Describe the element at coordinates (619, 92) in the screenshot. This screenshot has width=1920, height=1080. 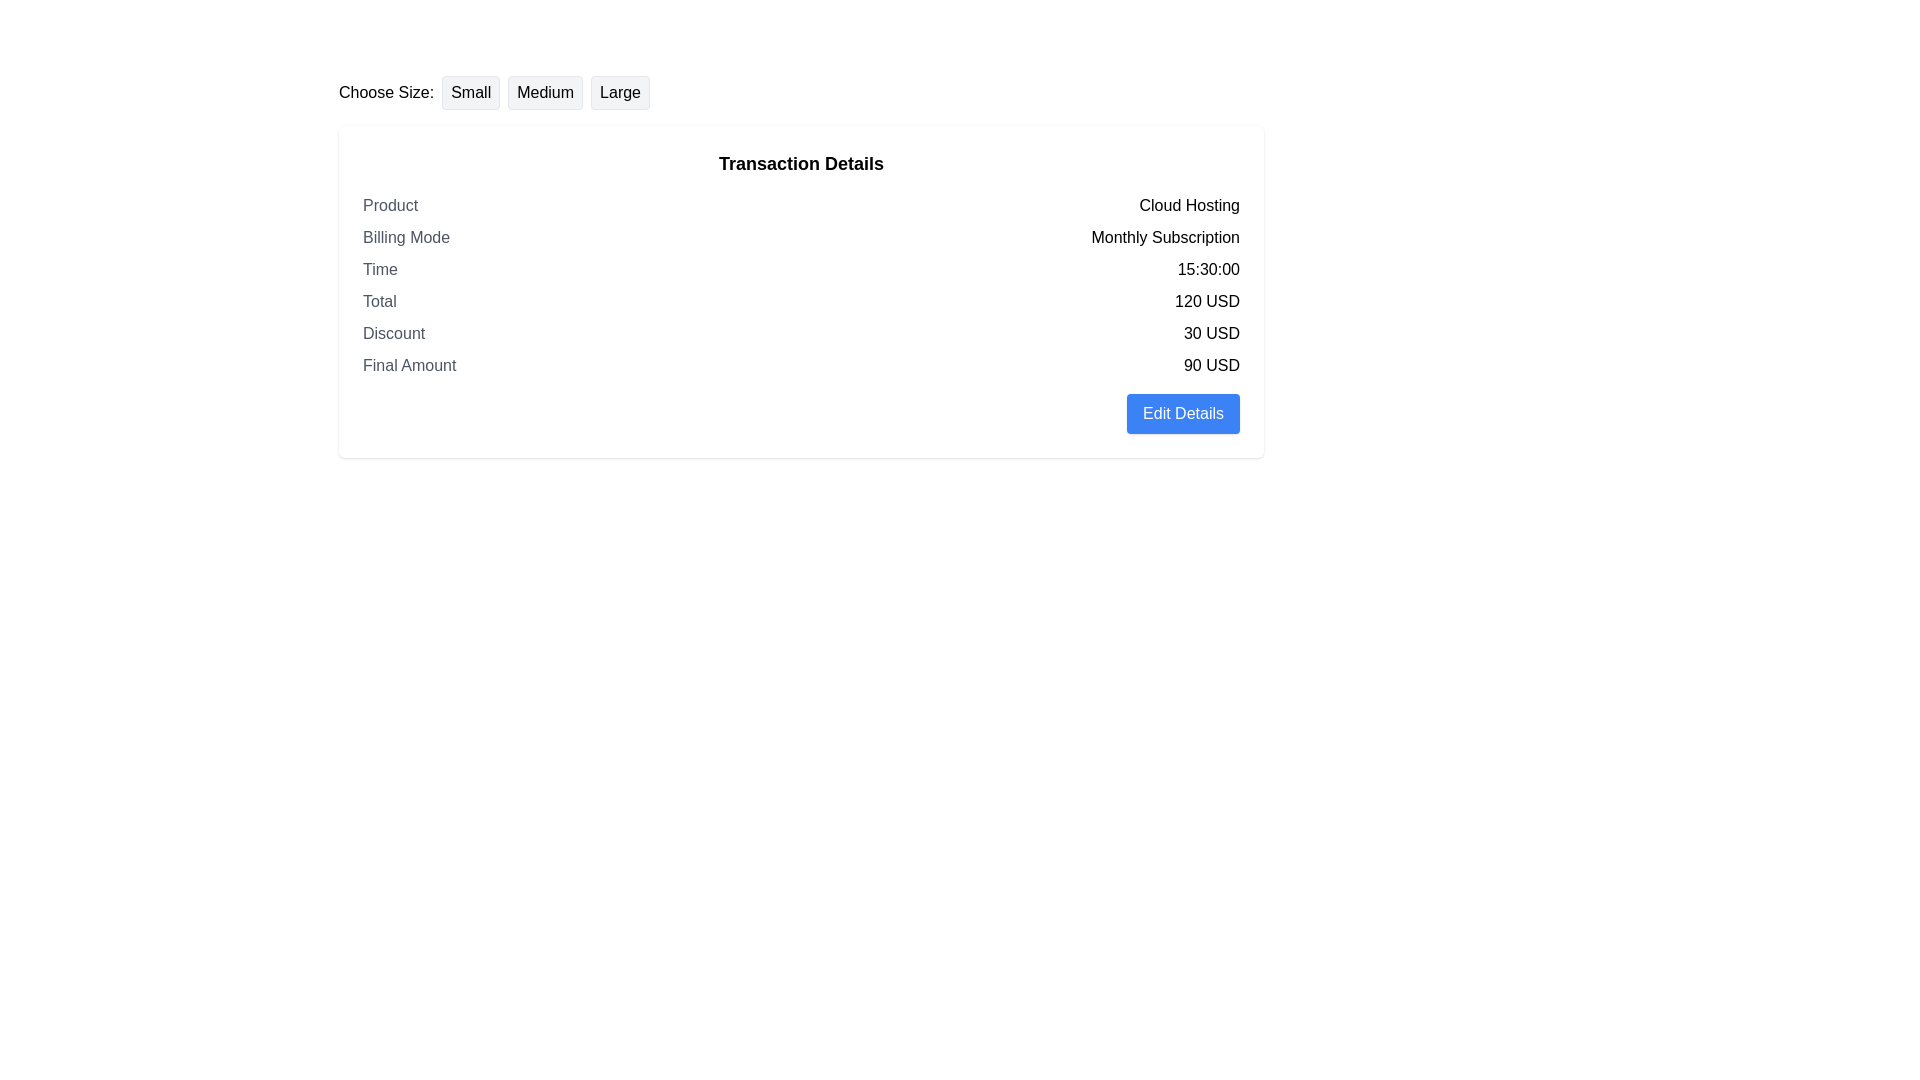
I see `the 'Large' size option button located next to the text 'Choose Size:'` at that location.